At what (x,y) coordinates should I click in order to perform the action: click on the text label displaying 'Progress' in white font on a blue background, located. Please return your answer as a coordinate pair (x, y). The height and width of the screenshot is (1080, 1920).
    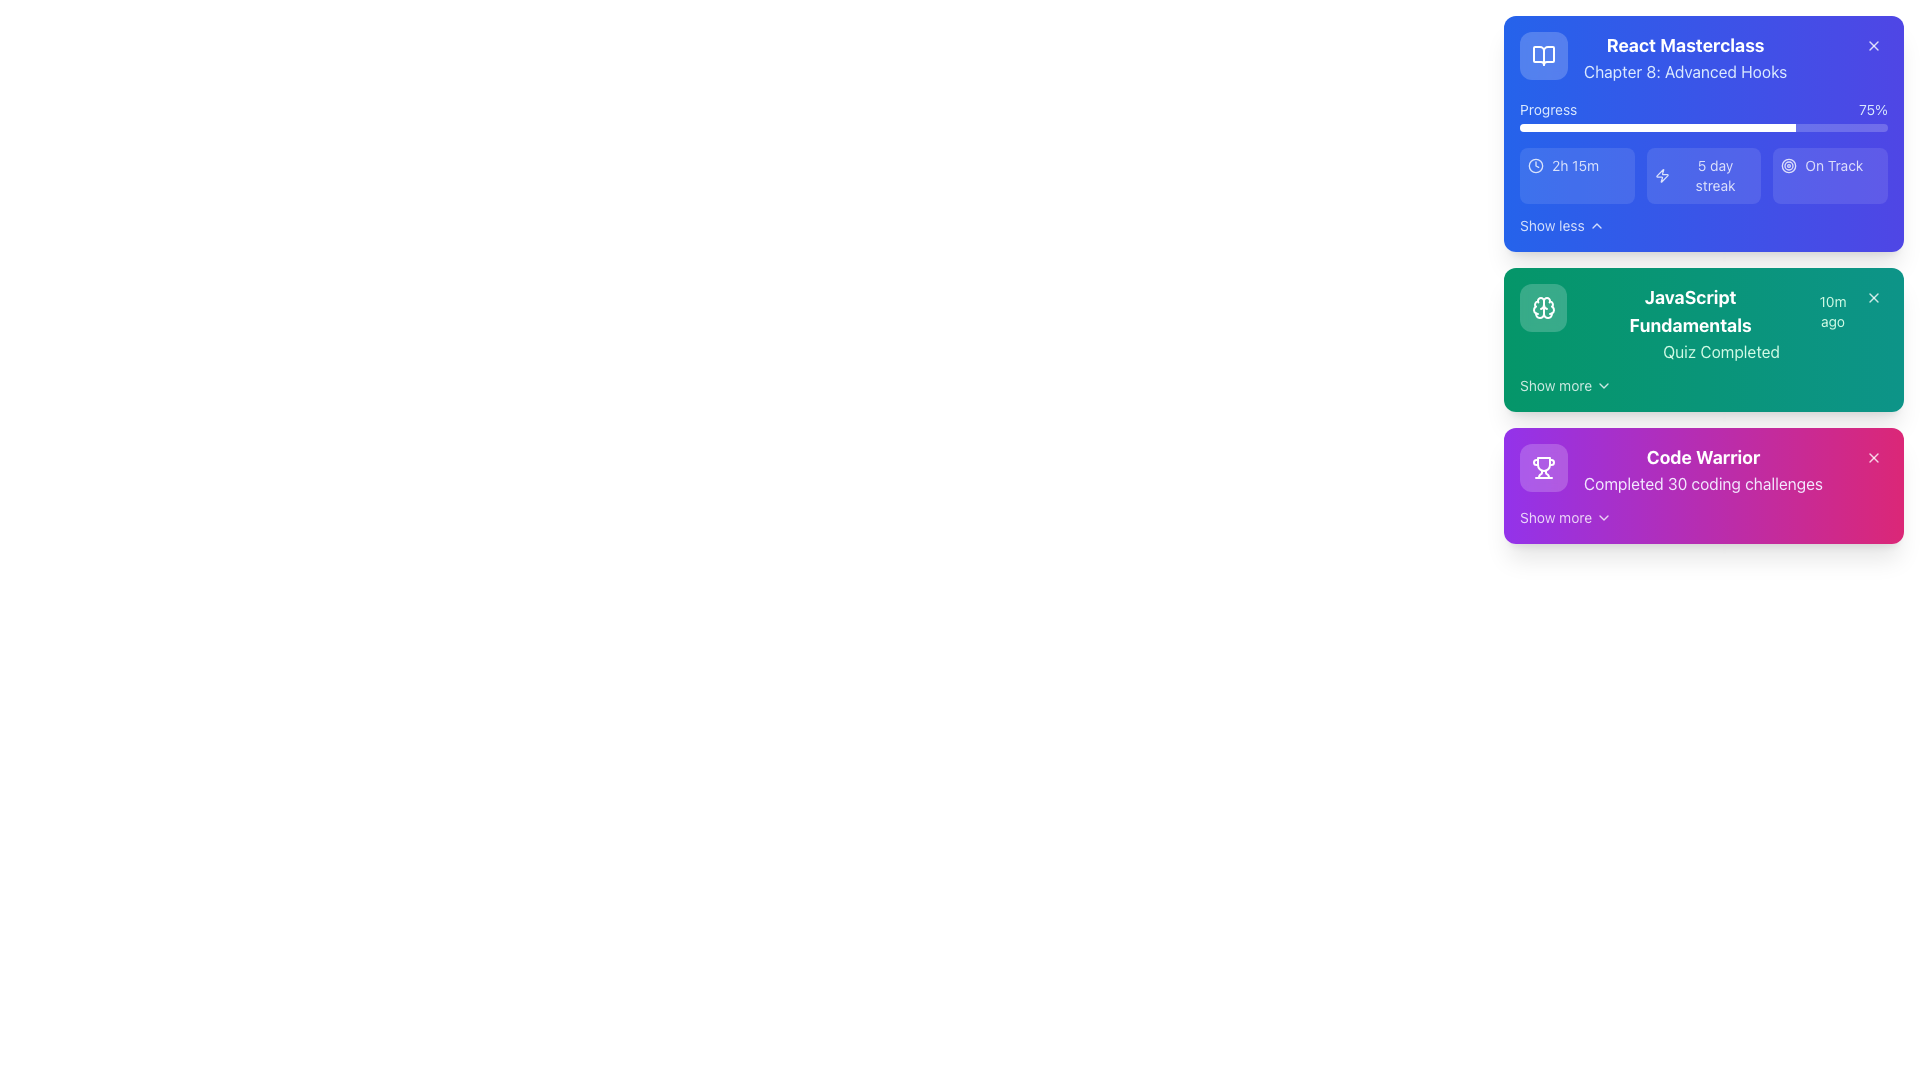
    Looking at the image, I should click on (1547, 110).